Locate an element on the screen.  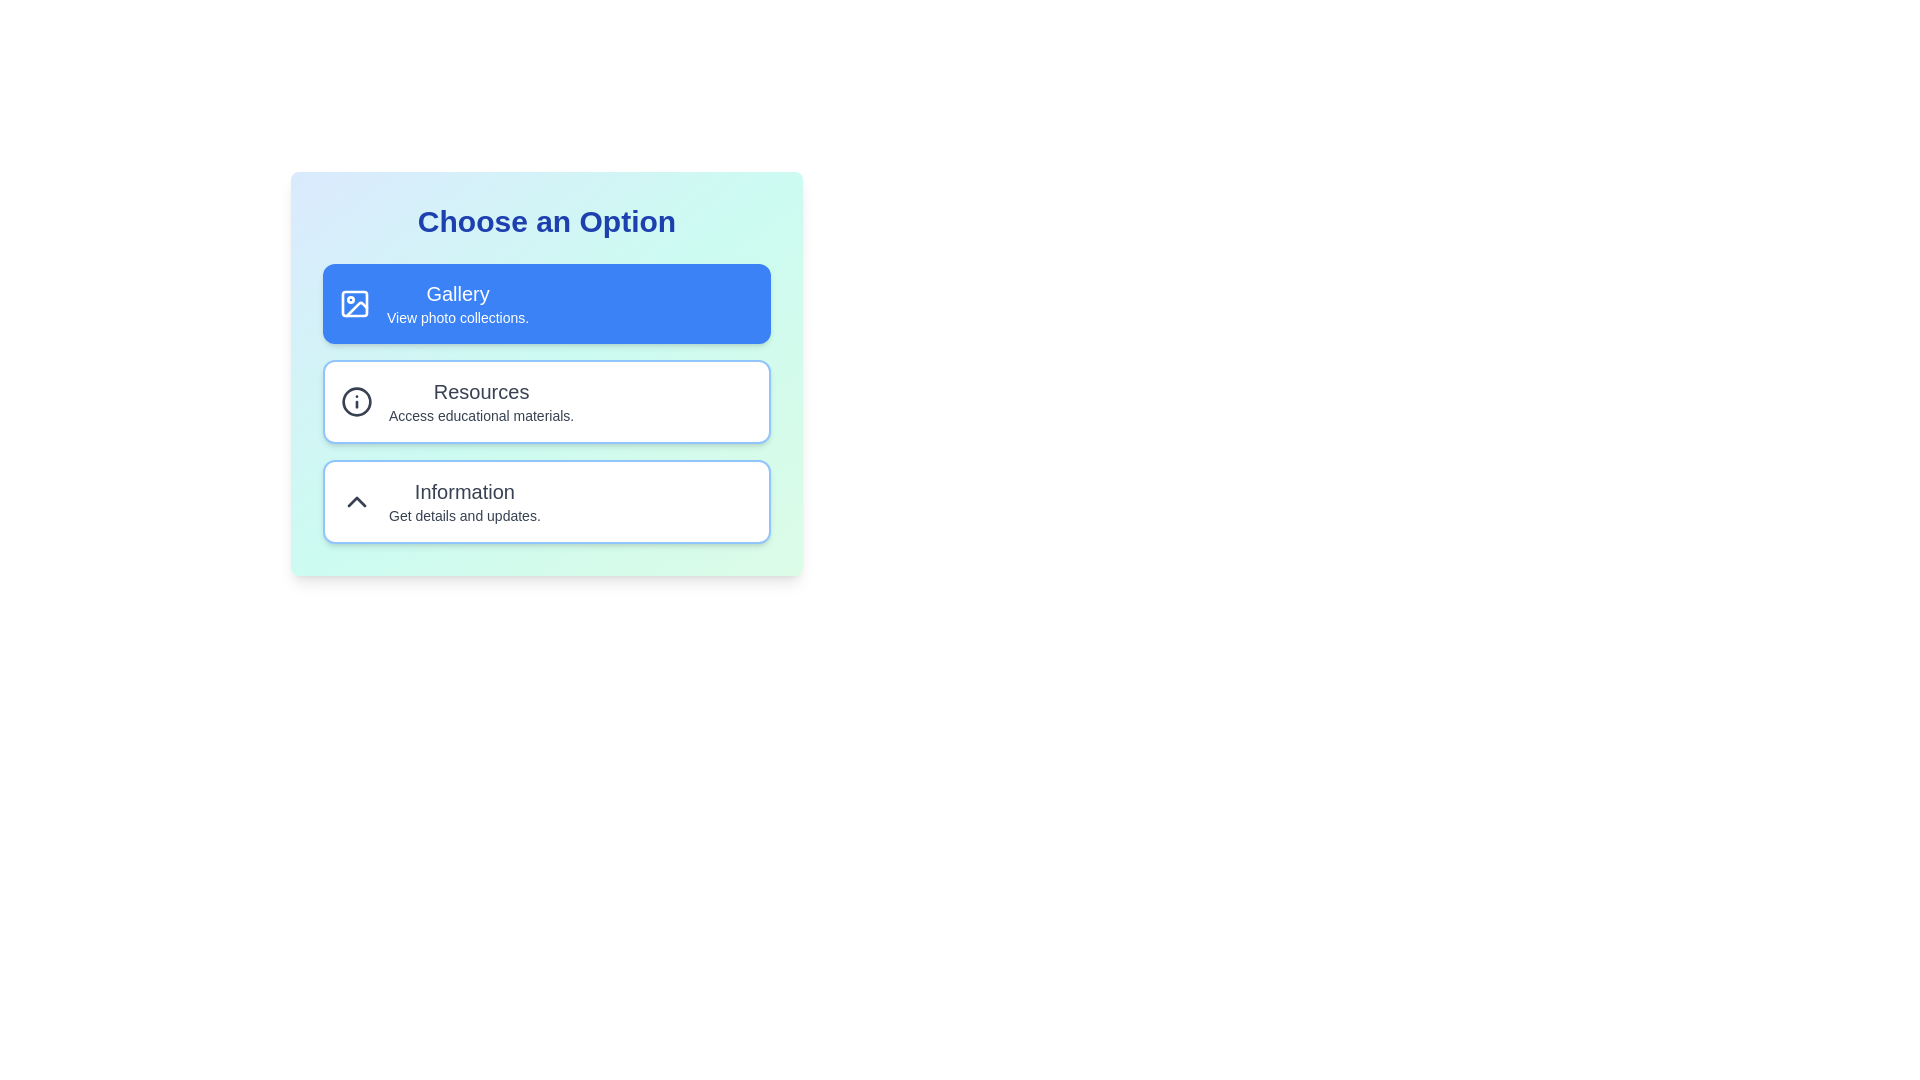
the static text label displaying the word 'Information', which is styled with a larger font and bold weight, located within the bottom interactive card of a vertical stack of options is located at coordinates (463, 492).